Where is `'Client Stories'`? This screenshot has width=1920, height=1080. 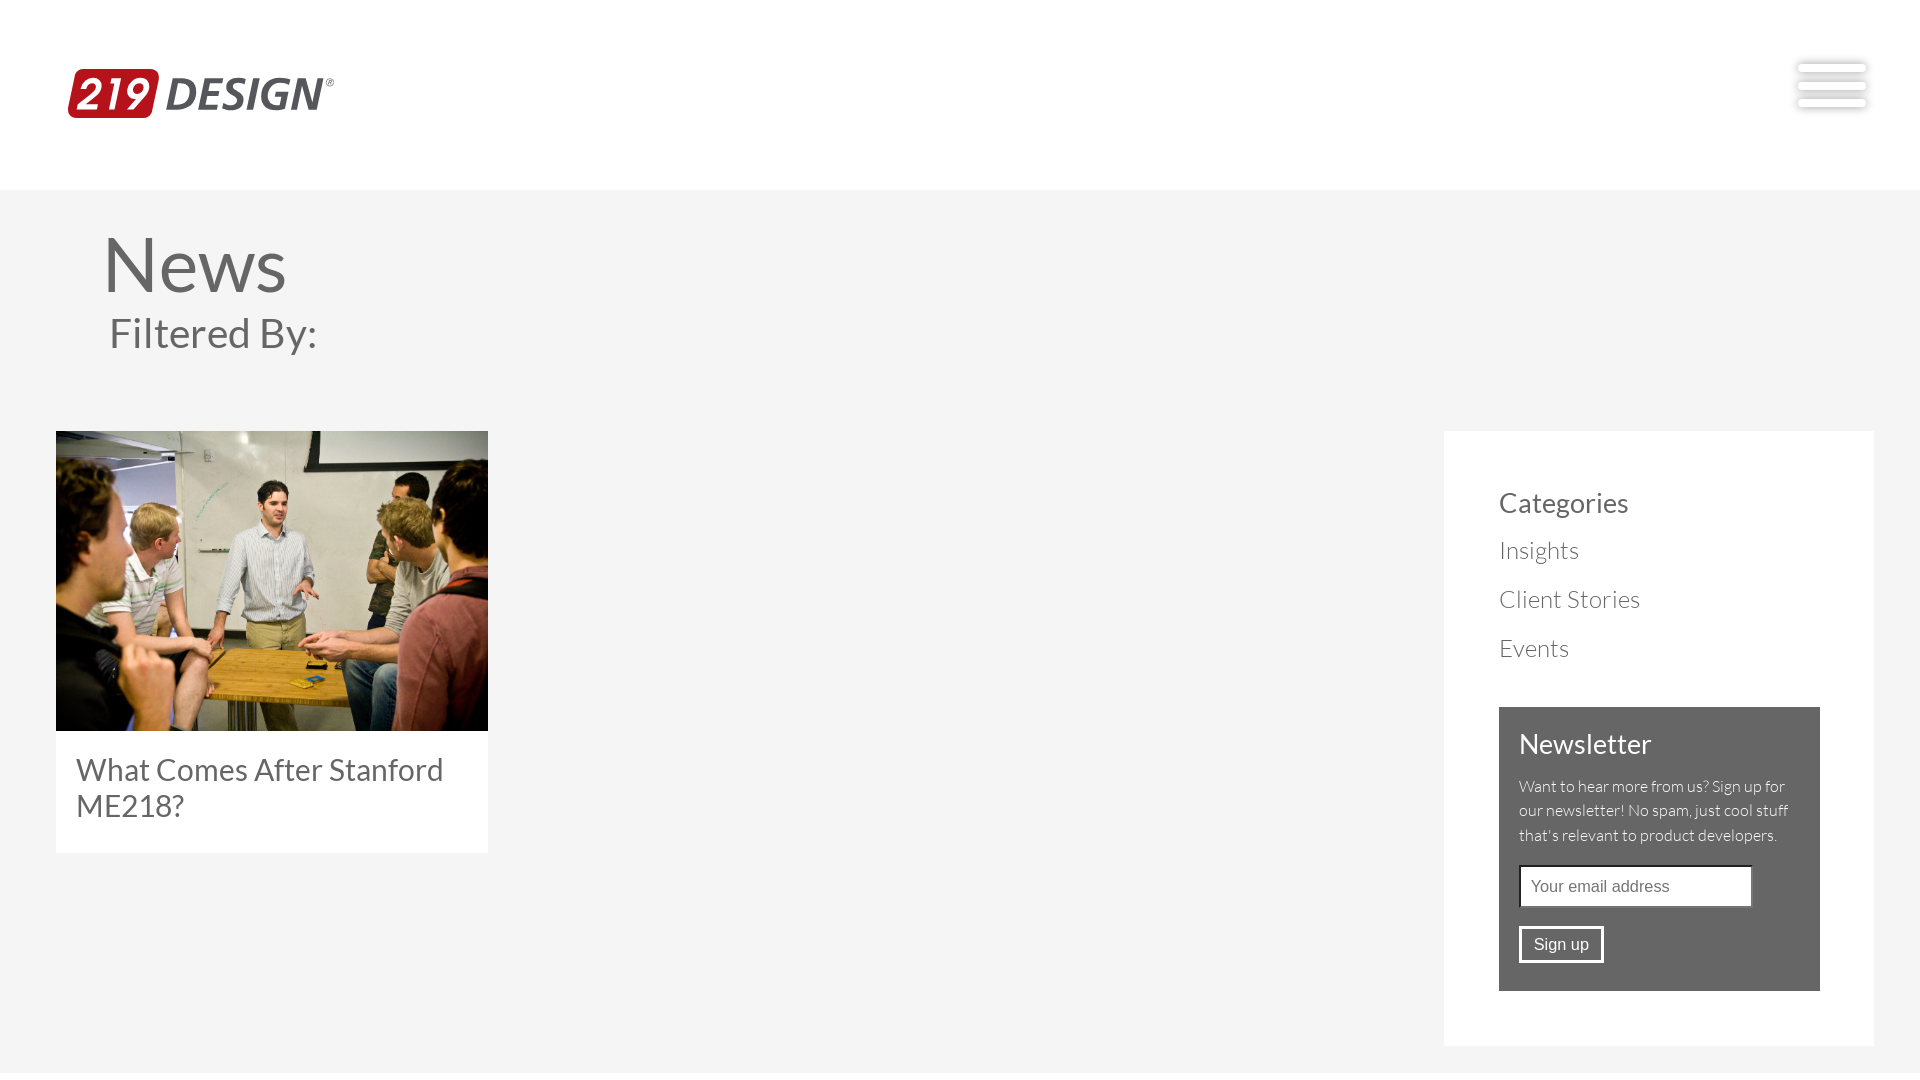 'Client Stories' is located at coordinates (1568, 597).